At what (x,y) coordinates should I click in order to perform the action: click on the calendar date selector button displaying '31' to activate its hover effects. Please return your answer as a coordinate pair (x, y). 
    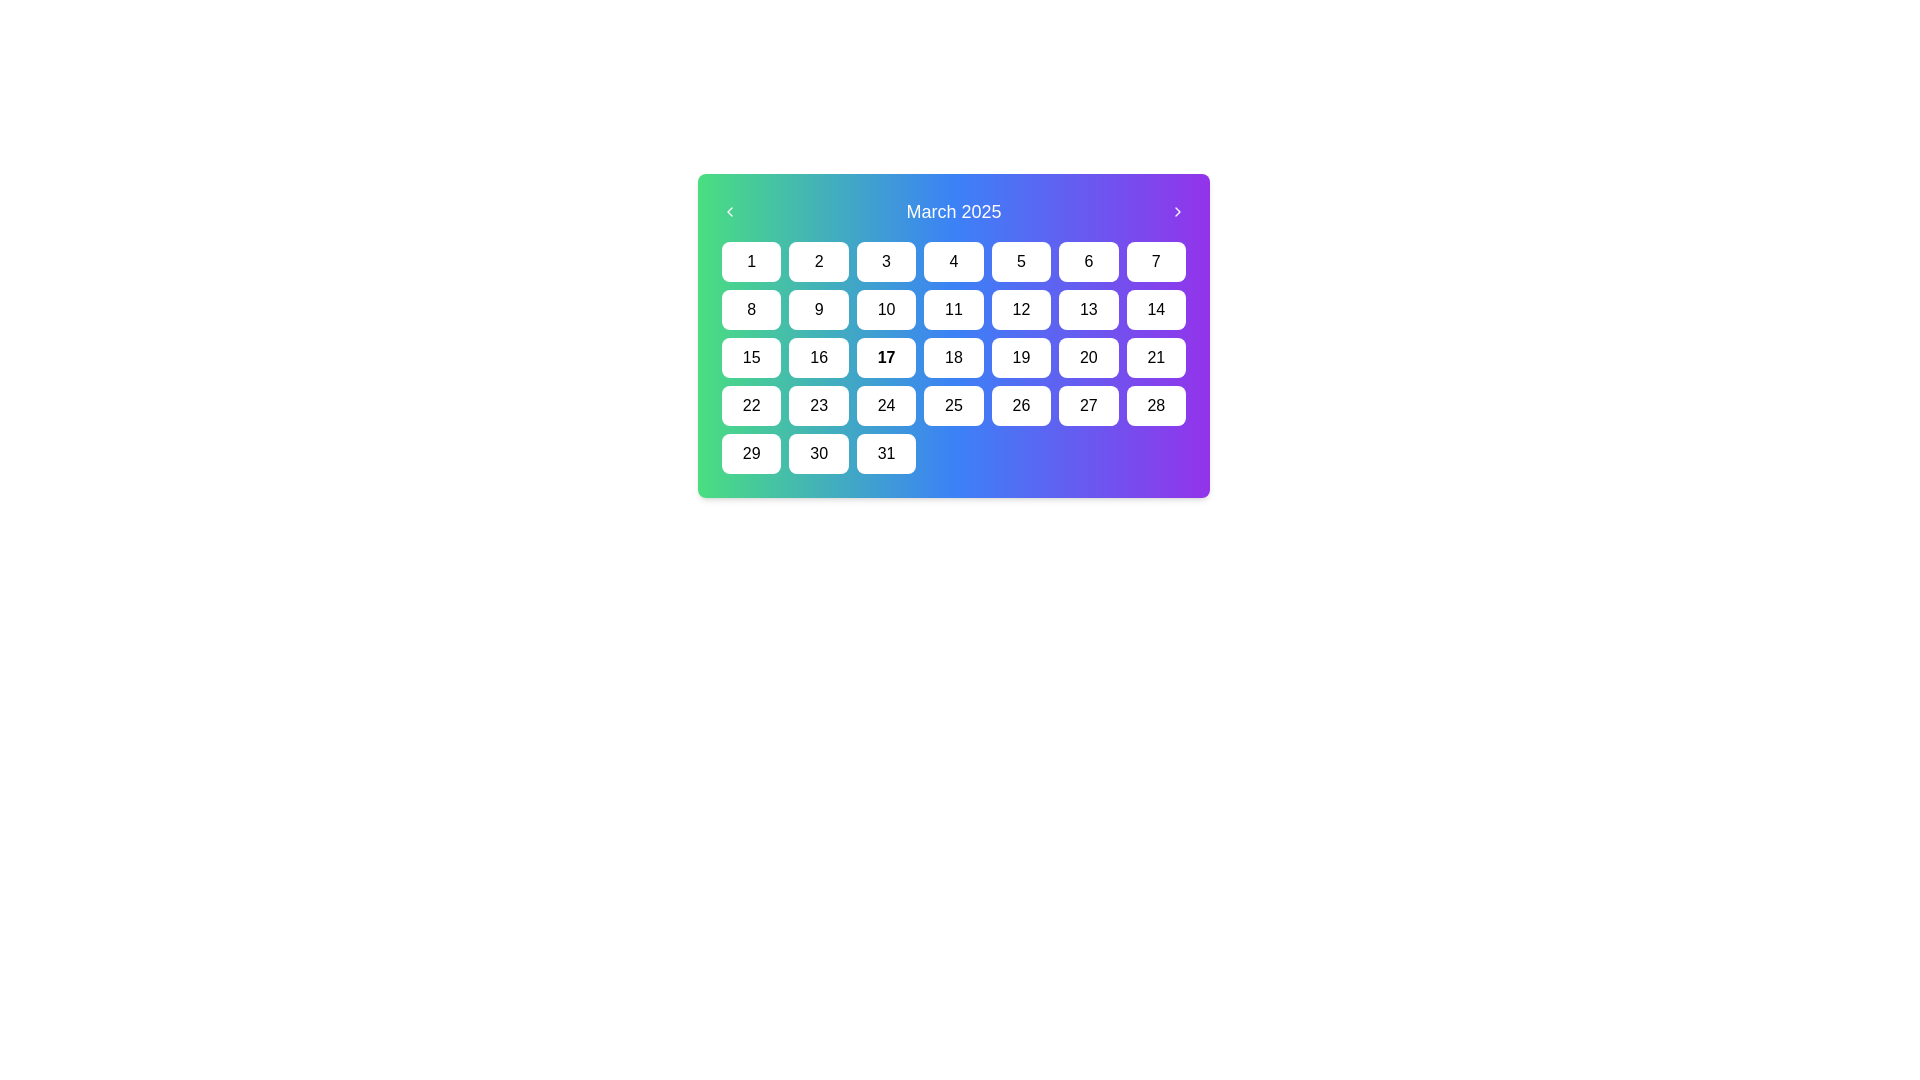
    Looking at the image, I should click on (885, 454).